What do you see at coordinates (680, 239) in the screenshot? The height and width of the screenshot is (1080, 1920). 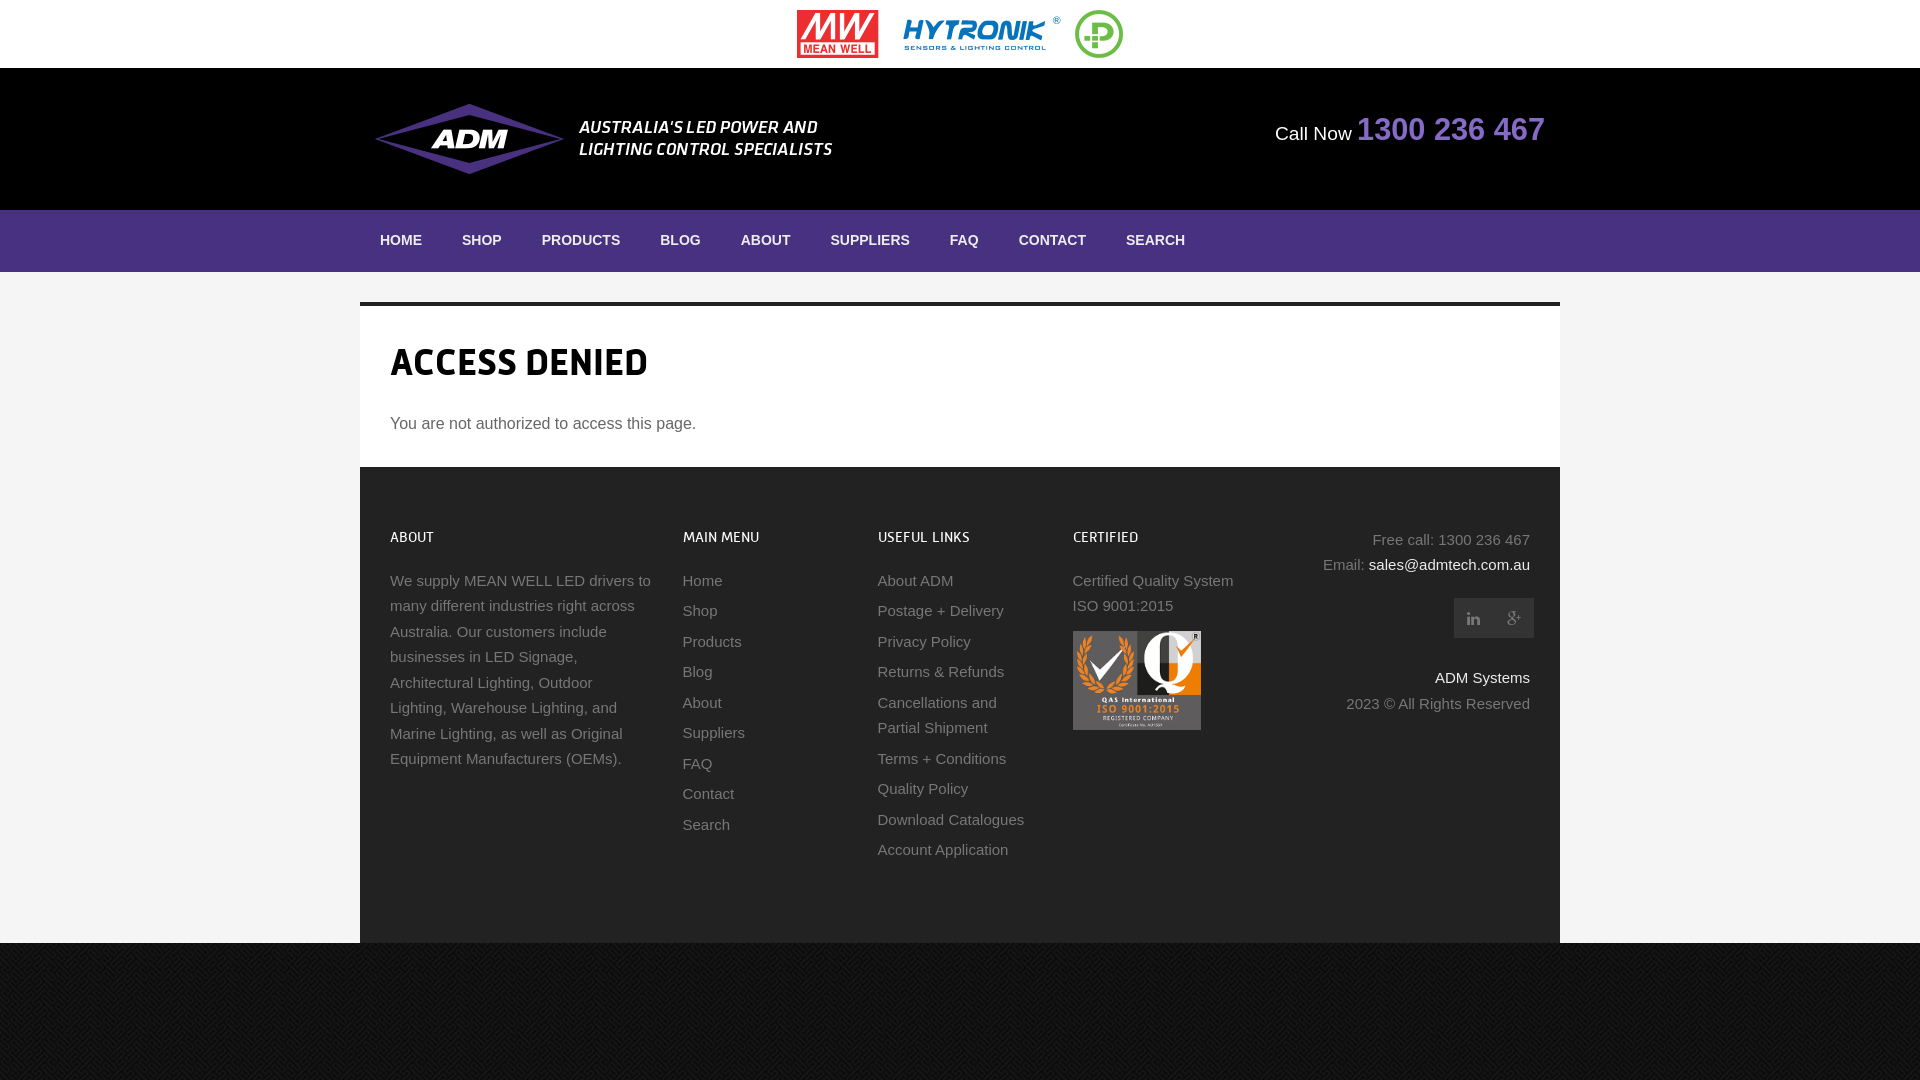 I see `'BLOG'` at bounding box center [680, 239].